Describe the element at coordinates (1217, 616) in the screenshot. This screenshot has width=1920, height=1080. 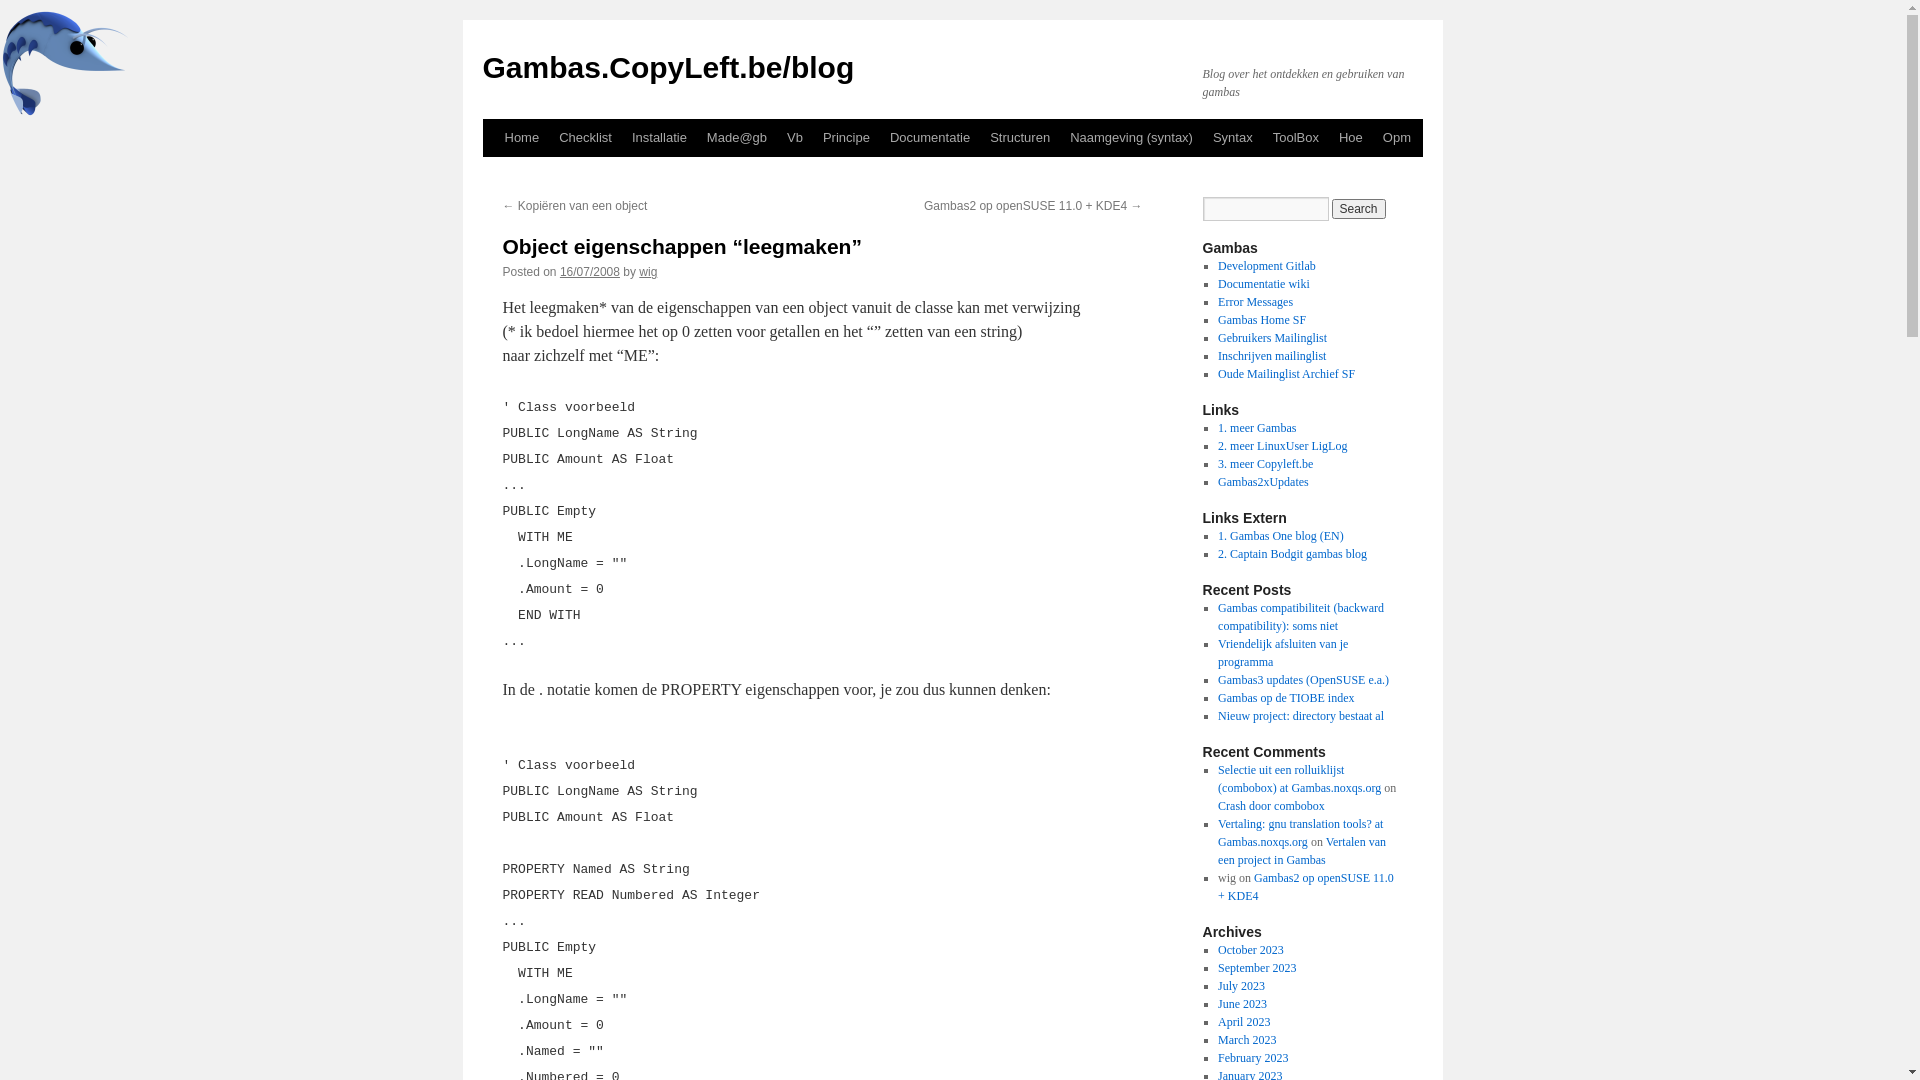
I see `'Gambas compatibiliteit (backward compatibility): soms niet'` at that location.